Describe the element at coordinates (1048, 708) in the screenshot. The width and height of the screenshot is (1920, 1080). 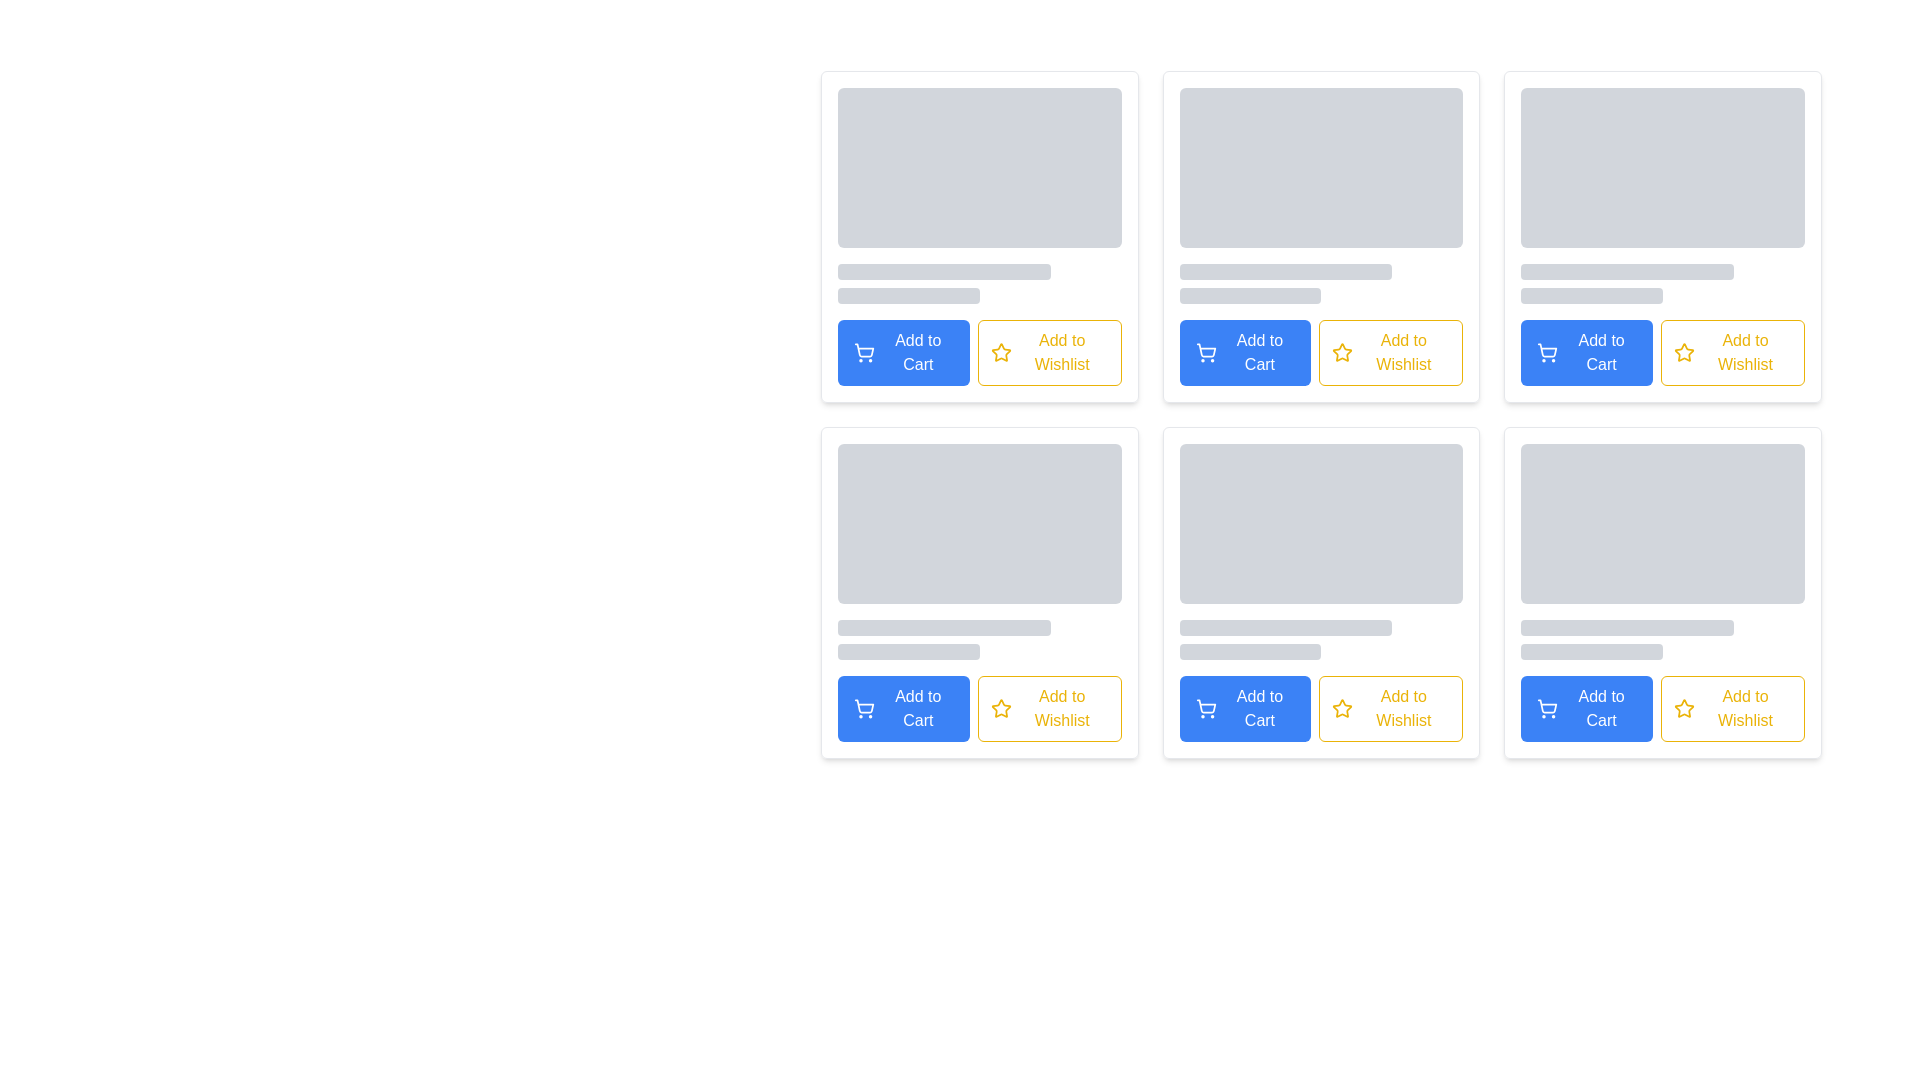
I see `the rectangular button with a white background and yellow borders labeled 'Add to Wishlist'` at that location.